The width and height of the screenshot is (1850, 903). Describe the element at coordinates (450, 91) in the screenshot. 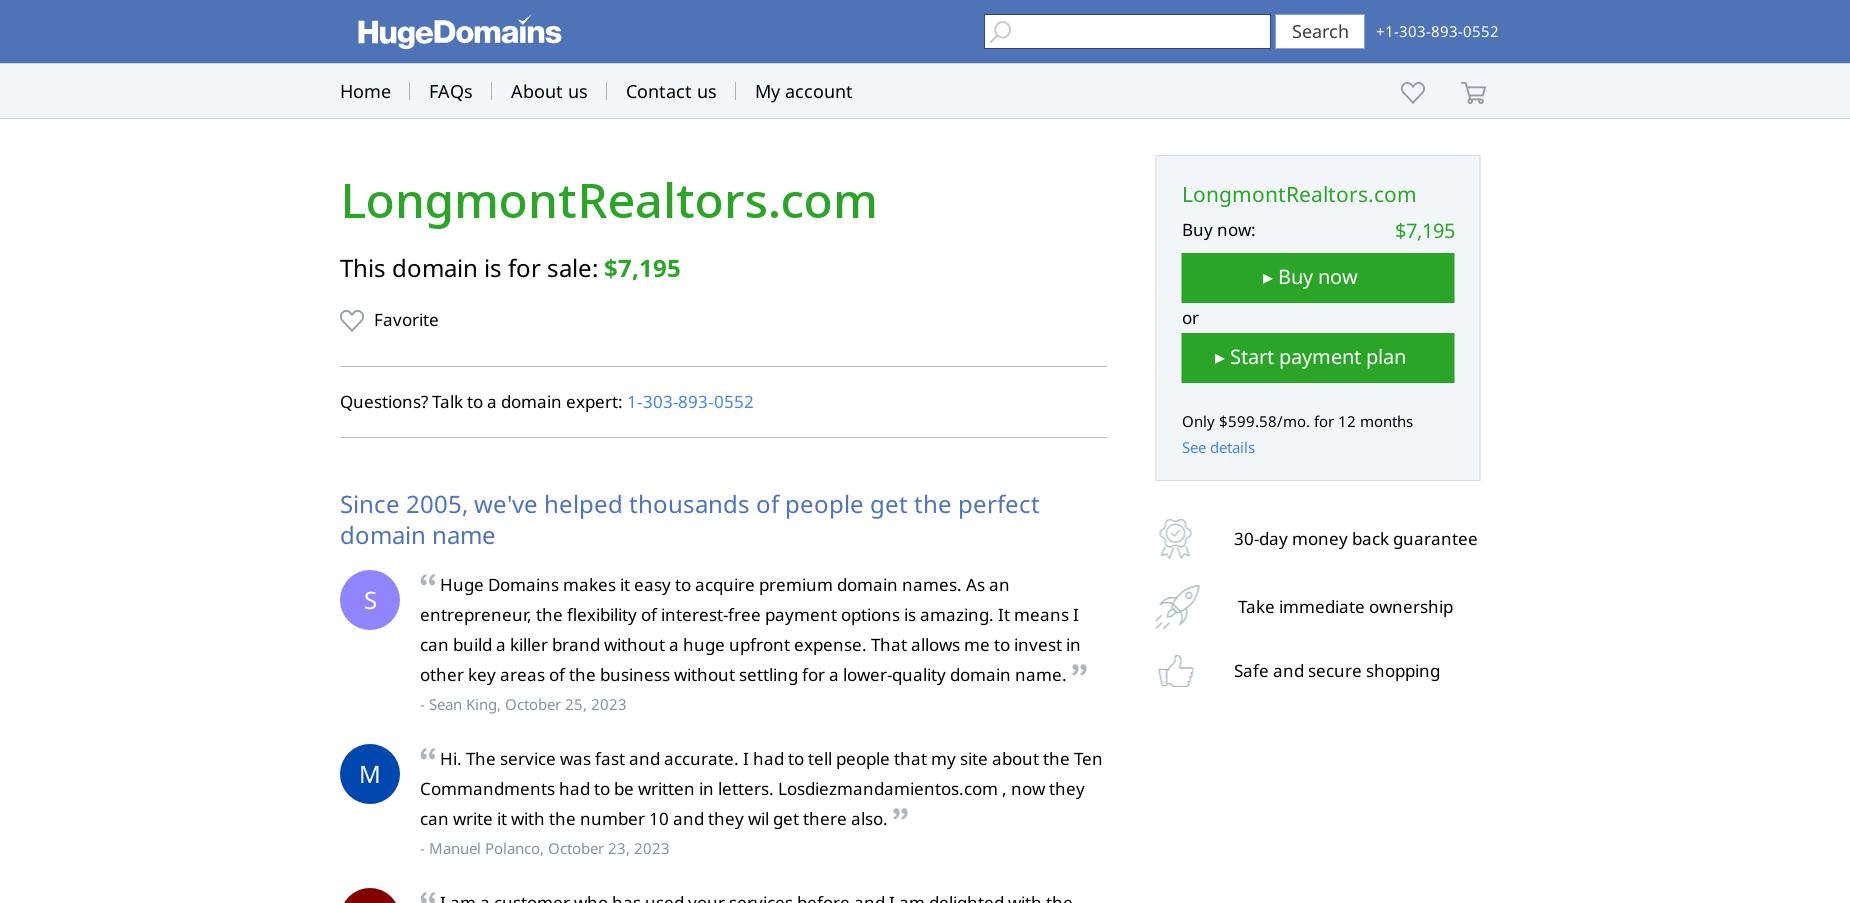

I see `'FAQs'` at that location.